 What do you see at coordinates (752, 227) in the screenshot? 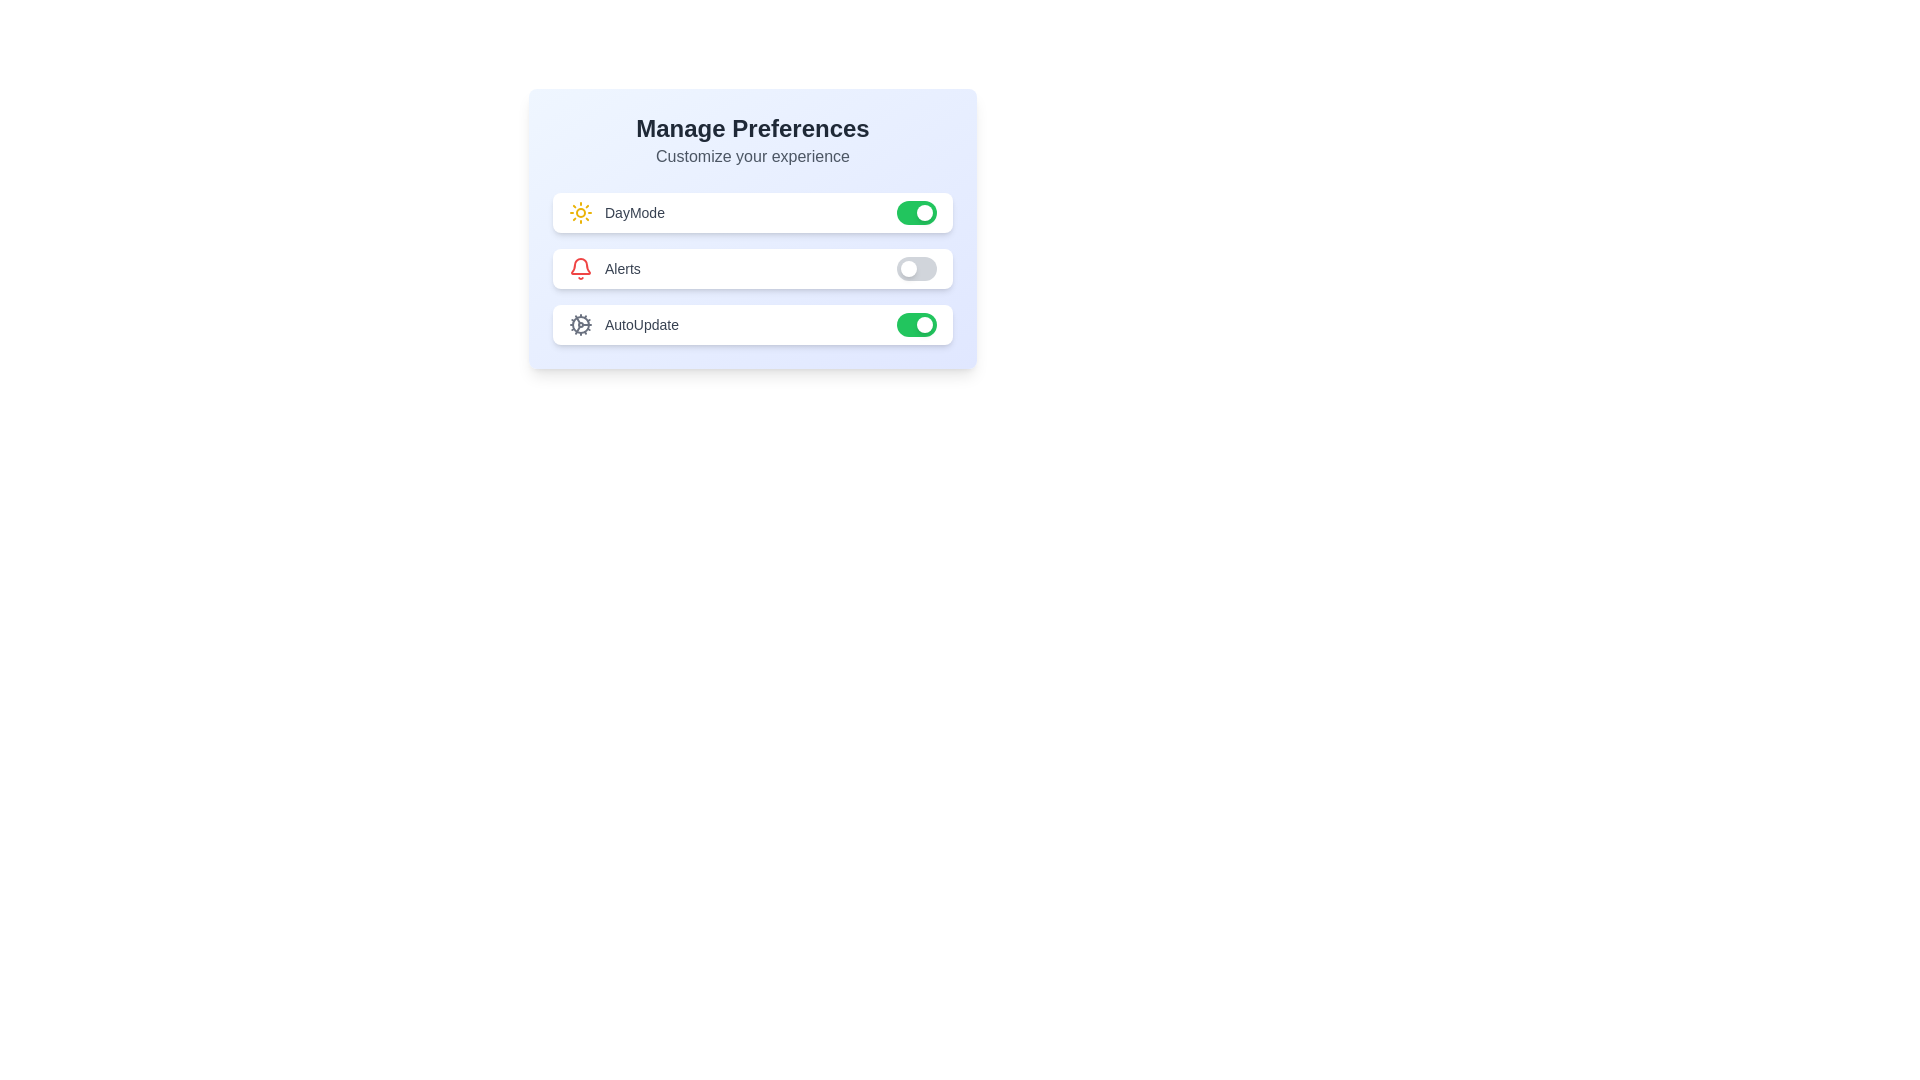
I see `the 'Manage Preferences' text header, which is a rectangular card with a gradient background and contains the text 'Manage Preferences' in bold, located at the center of the card` at bounding box center [752, 227].